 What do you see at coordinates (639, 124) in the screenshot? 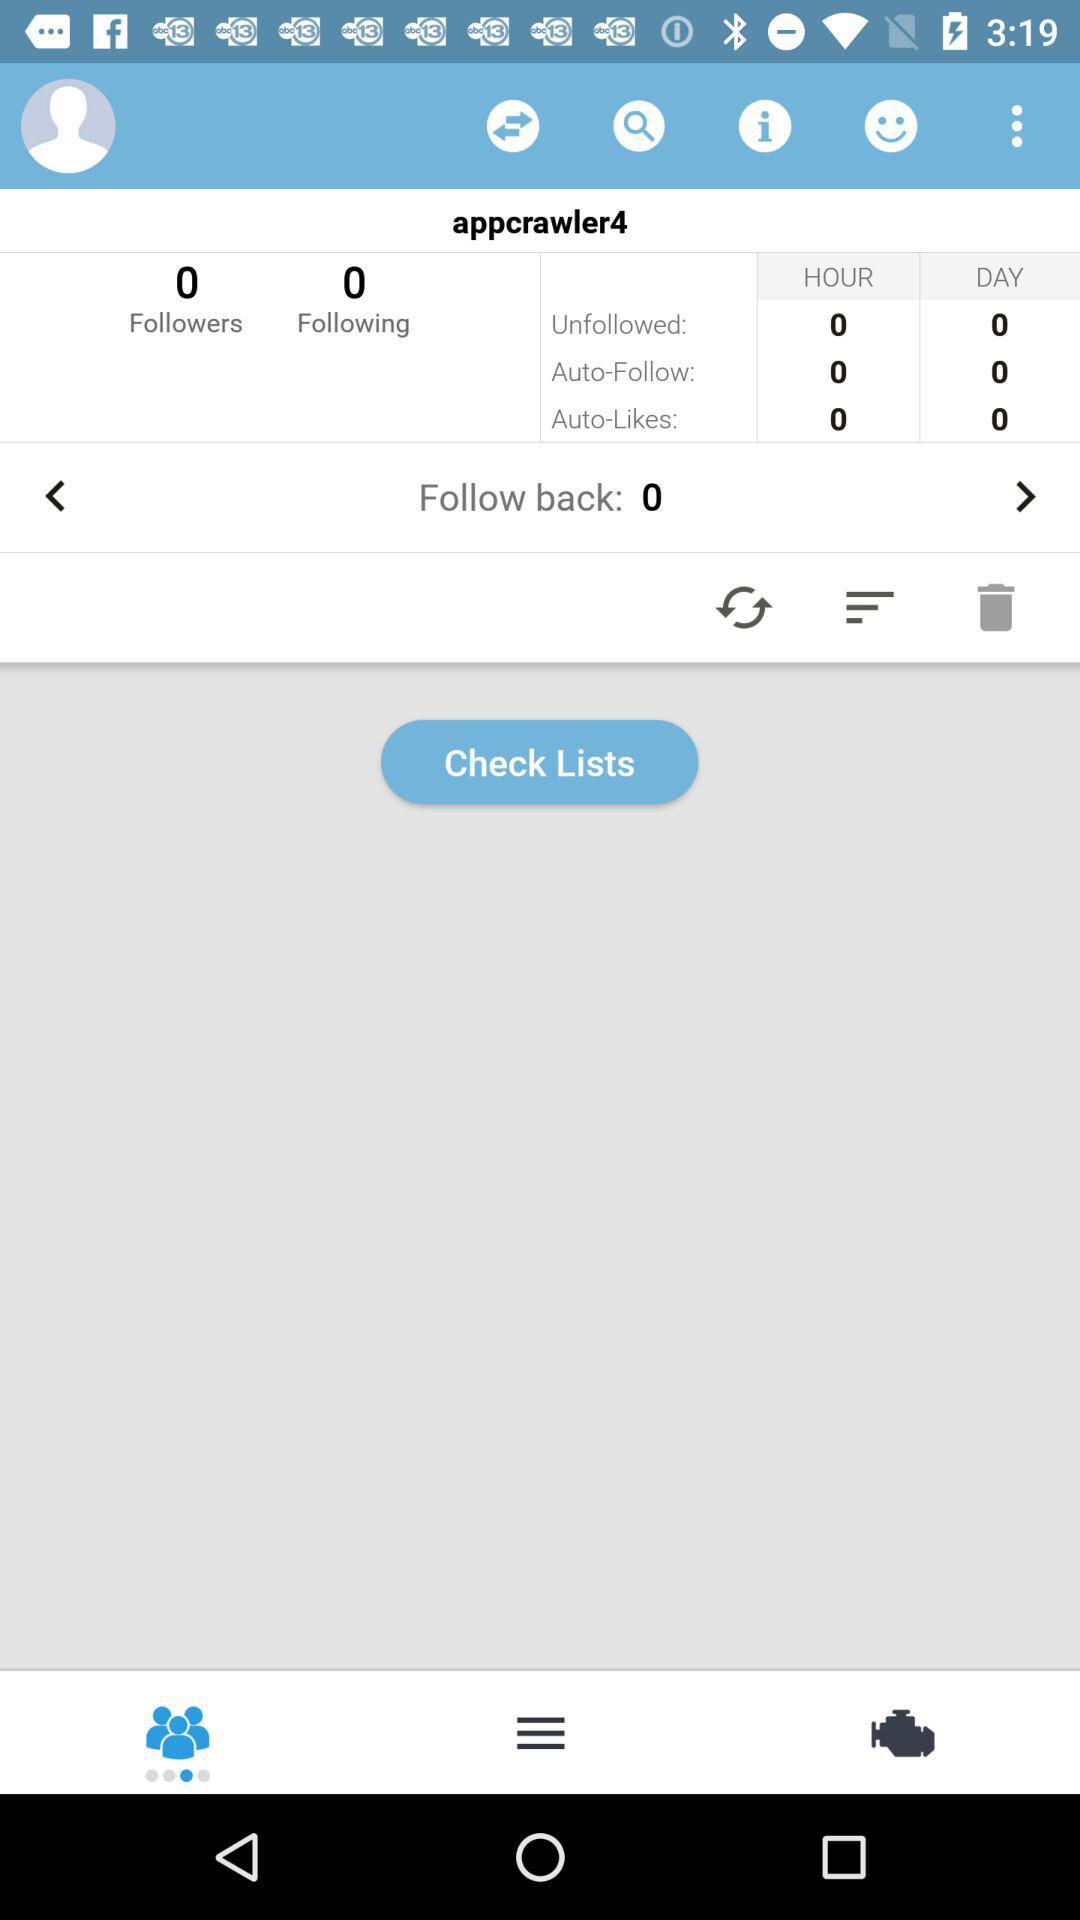
I see `icon above appcrawler4 item` at bounding box center [639, 124].